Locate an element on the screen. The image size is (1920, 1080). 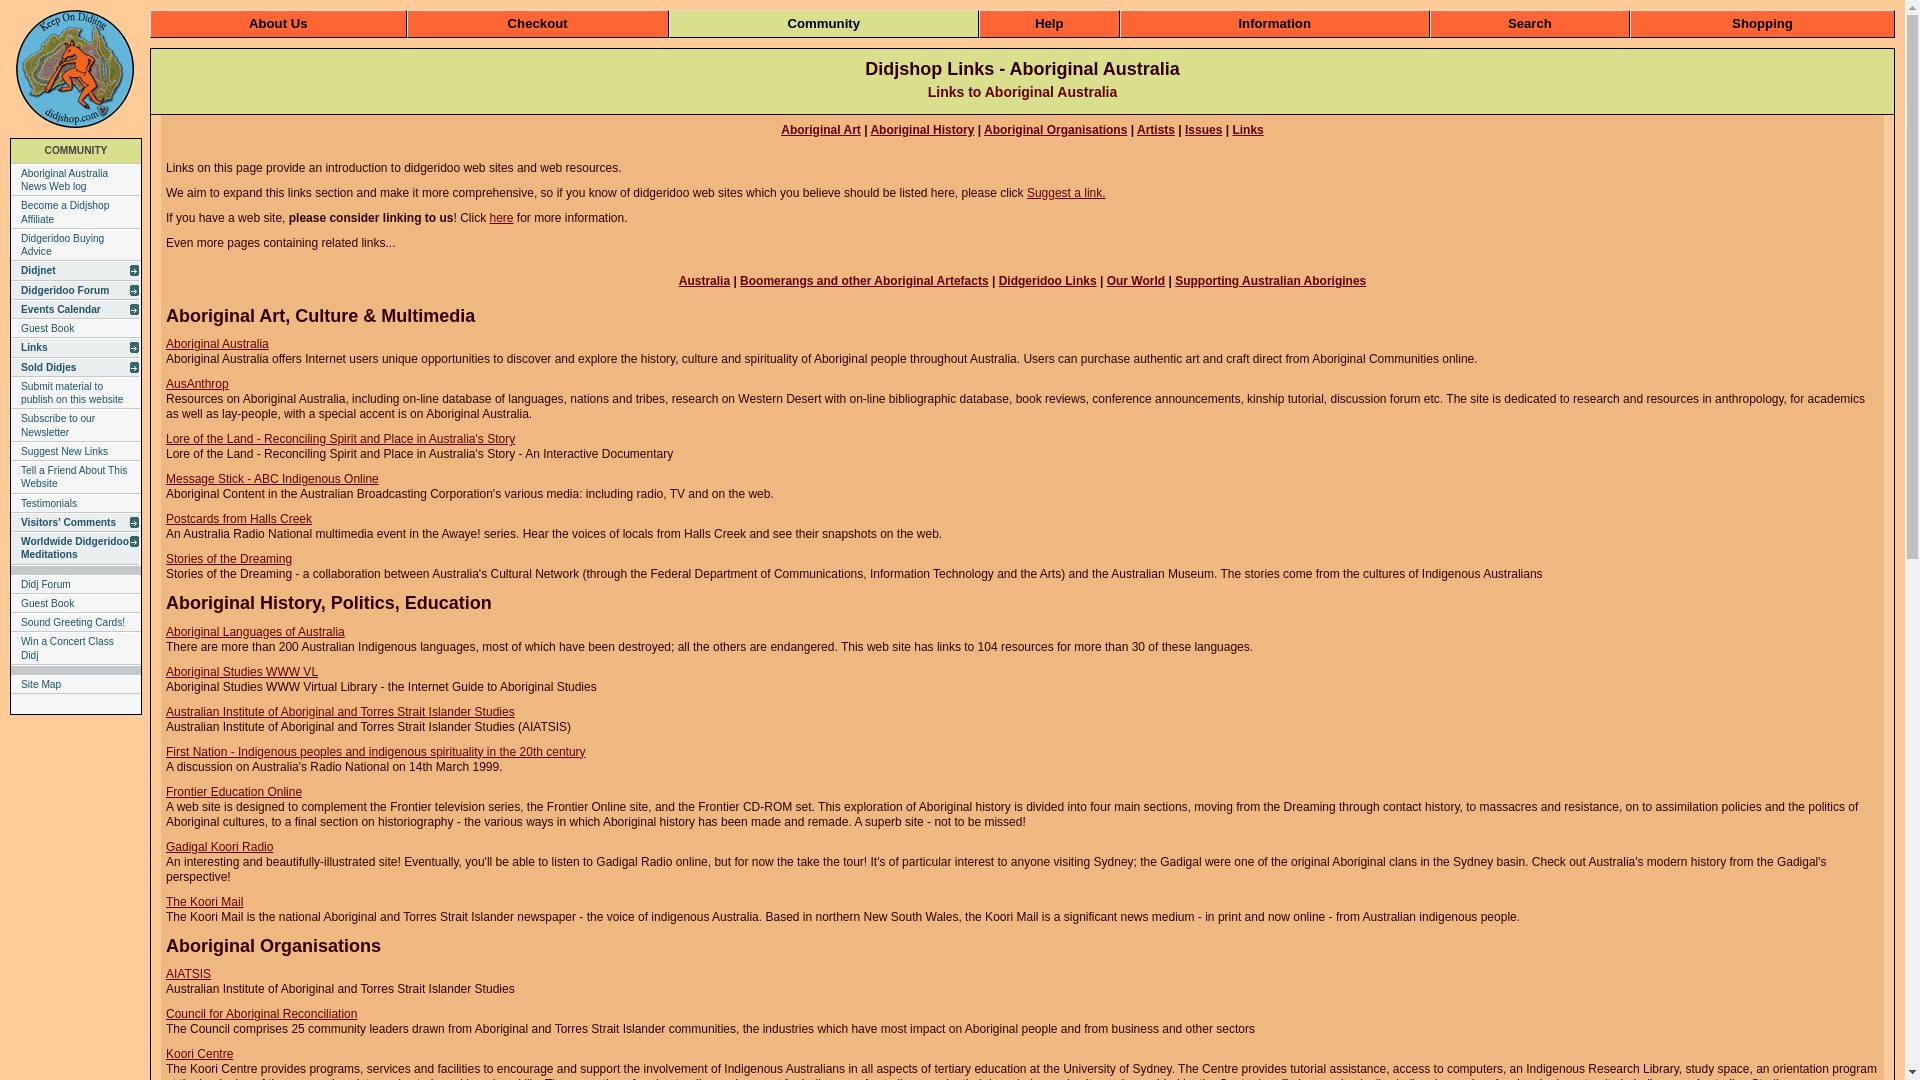
'Help' is located at coordinates (1048, 23).